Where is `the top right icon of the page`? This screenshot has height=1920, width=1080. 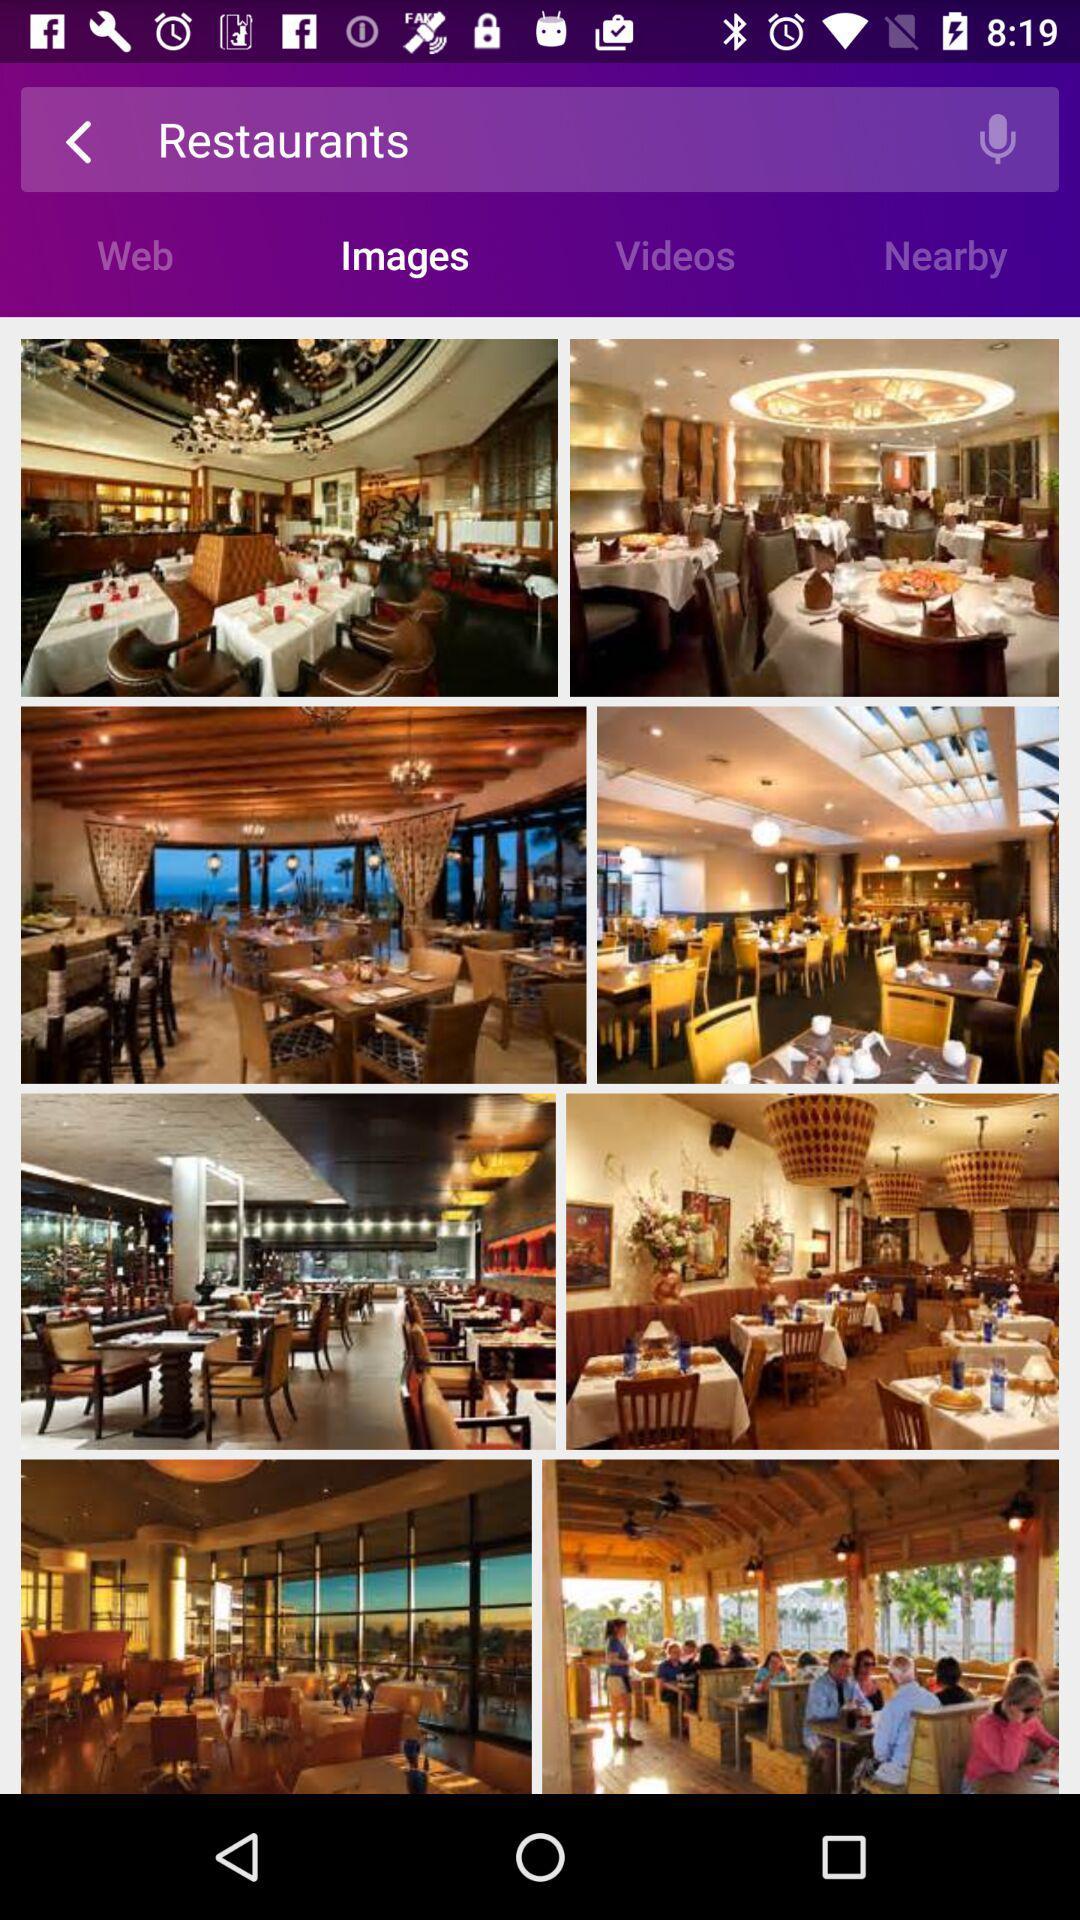
the top right icon of the page is located at coordinates (998, 138).